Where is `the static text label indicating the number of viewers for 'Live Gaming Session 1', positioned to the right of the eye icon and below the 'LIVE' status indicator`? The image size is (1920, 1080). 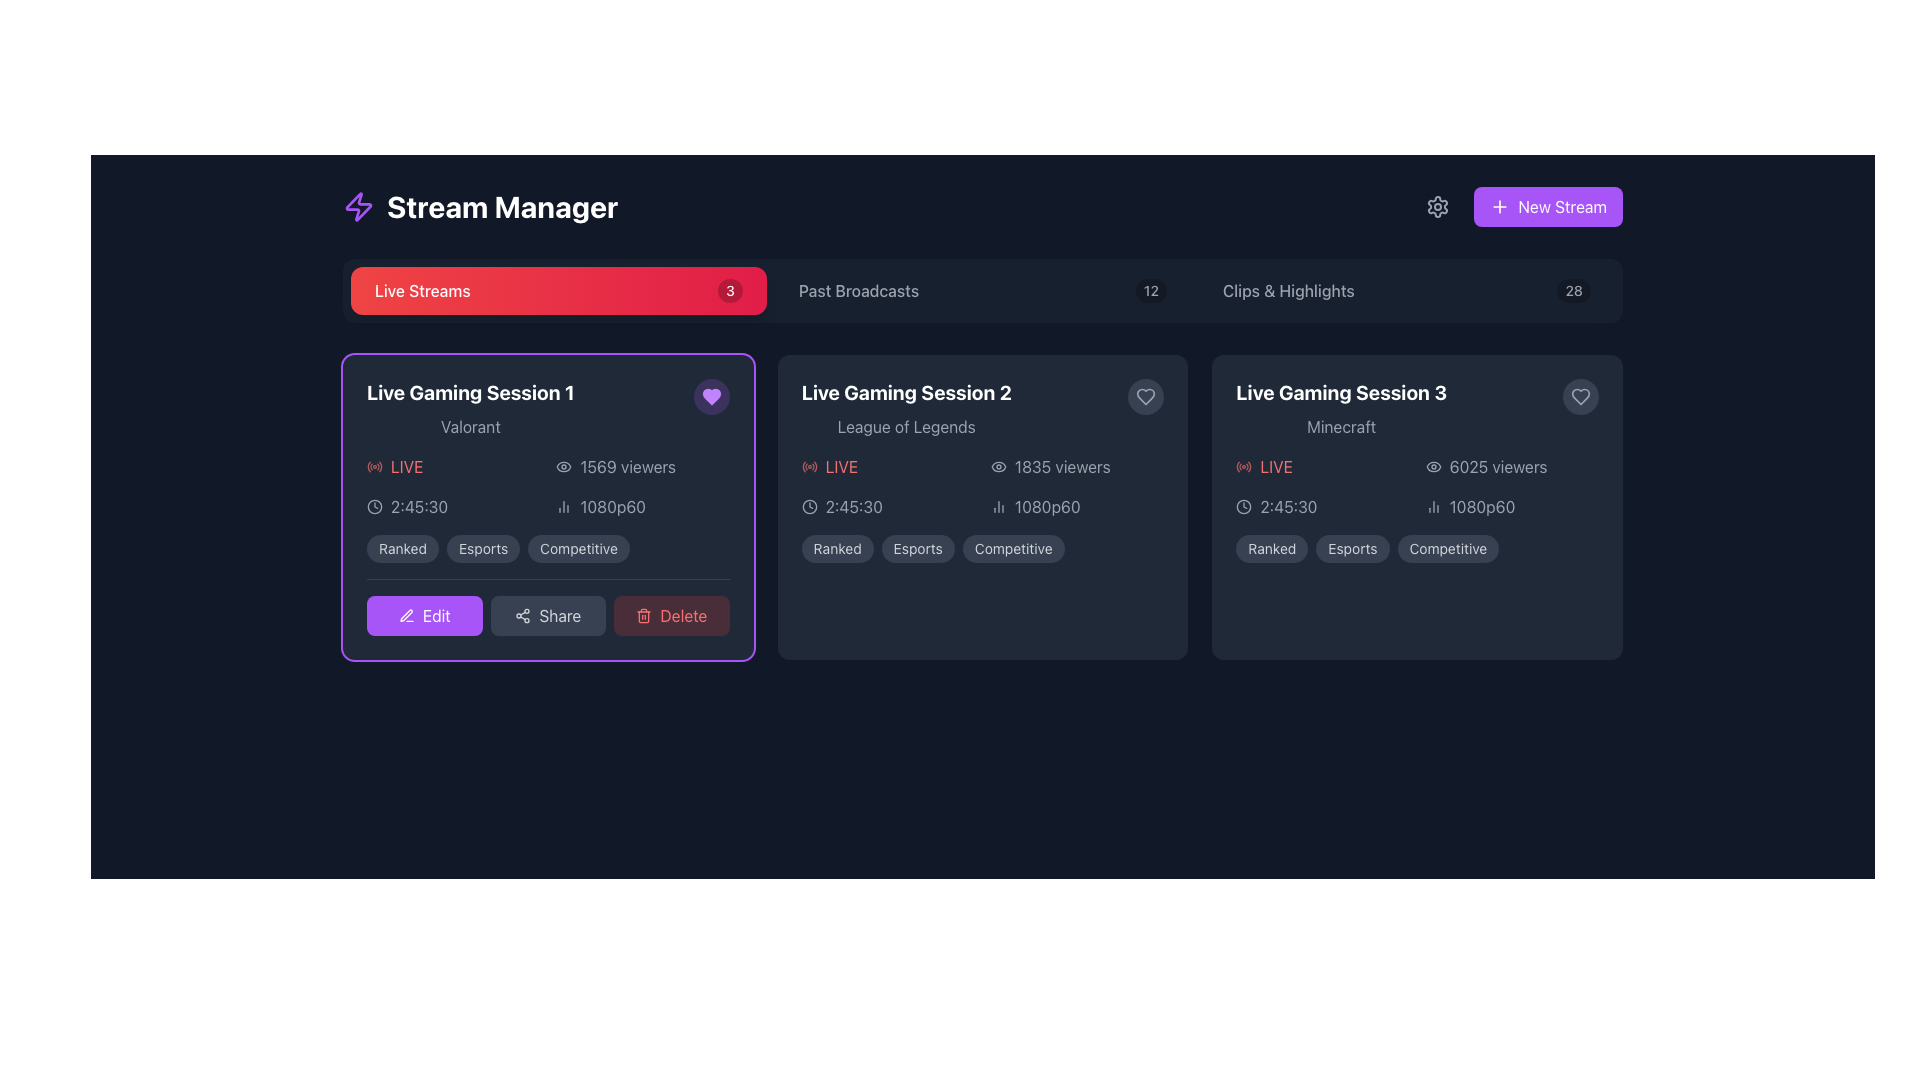
the static text label indicating the number of viewers for 'Live Gaming Session 1', positioned to the right of the eye icon and below the 'LIVE' status indicator is located at coordinates (627, 466).